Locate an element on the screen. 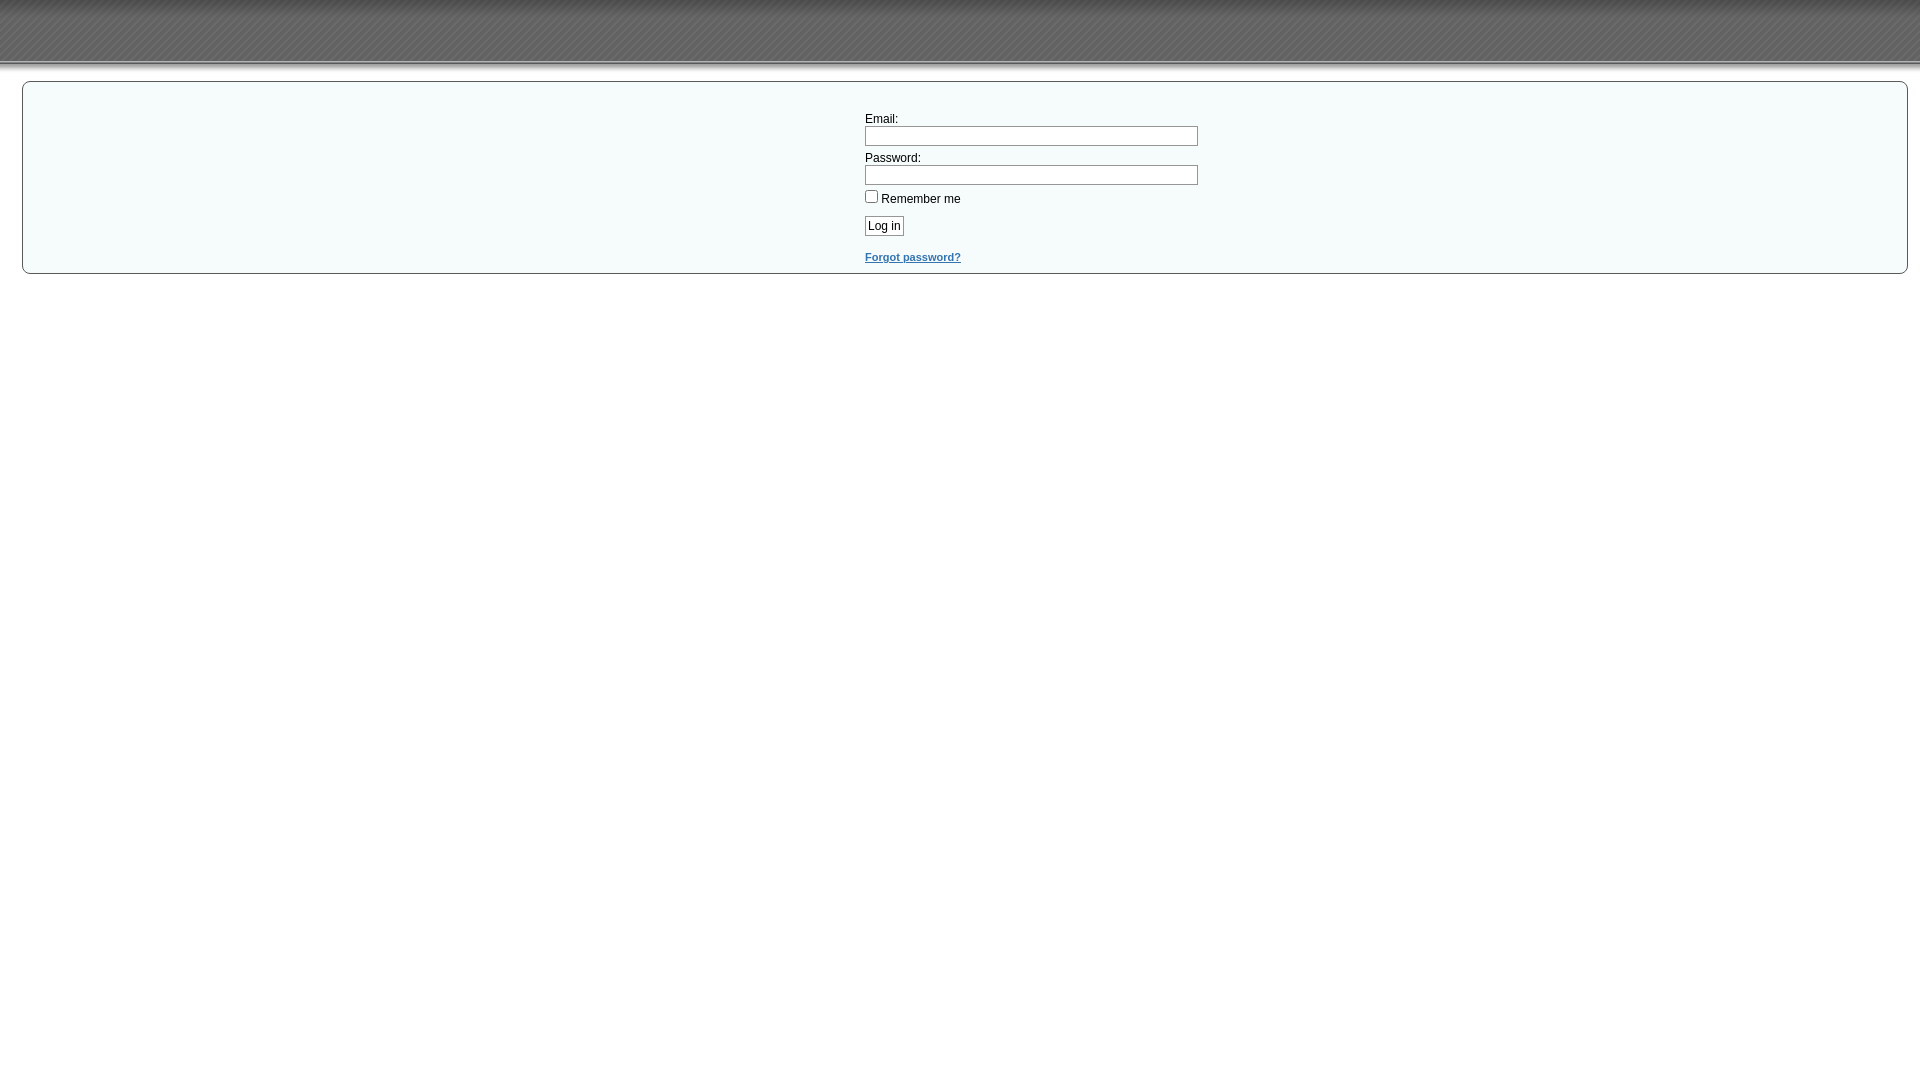 The height and width of the screenshot is (1080, 1920). 'Forgot password?' is located at coordinates (911, 256).